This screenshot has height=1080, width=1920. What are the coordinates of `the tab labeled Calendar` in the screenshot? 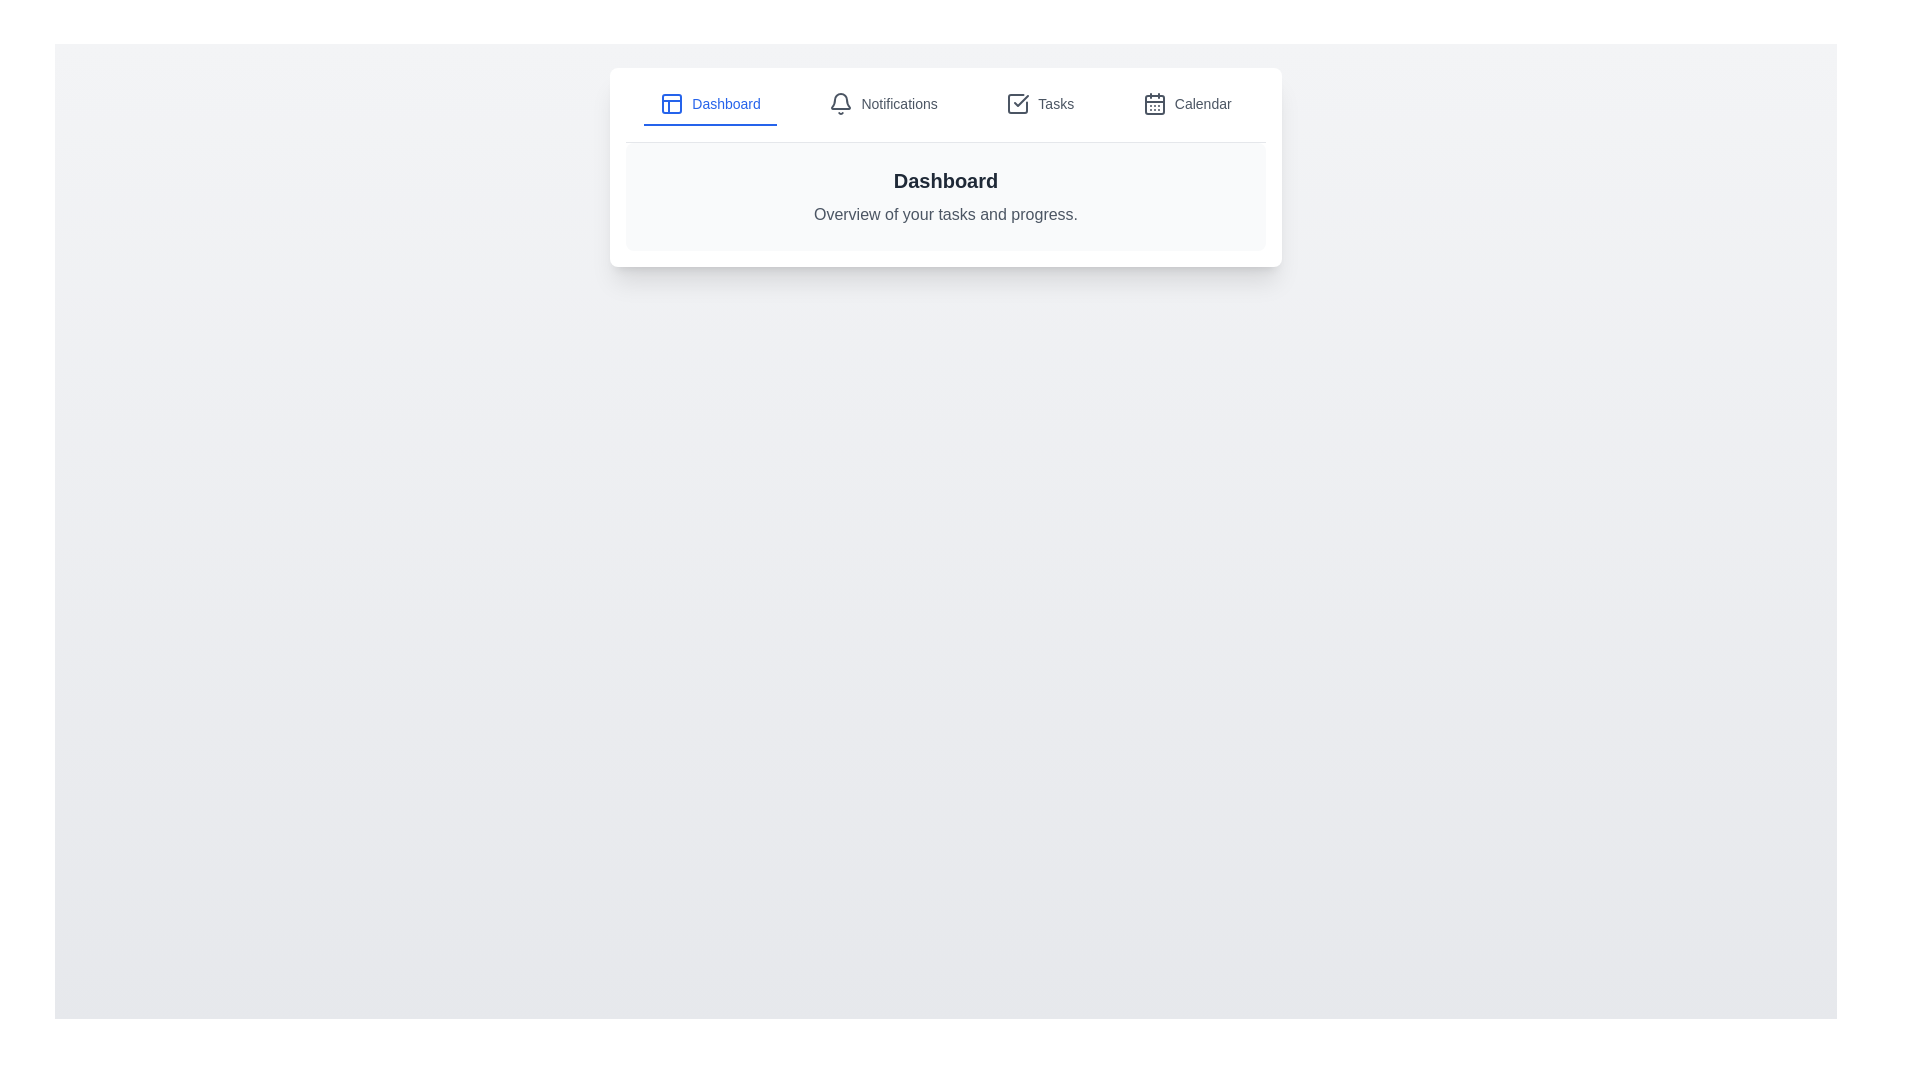 It's located at (1187, 104).